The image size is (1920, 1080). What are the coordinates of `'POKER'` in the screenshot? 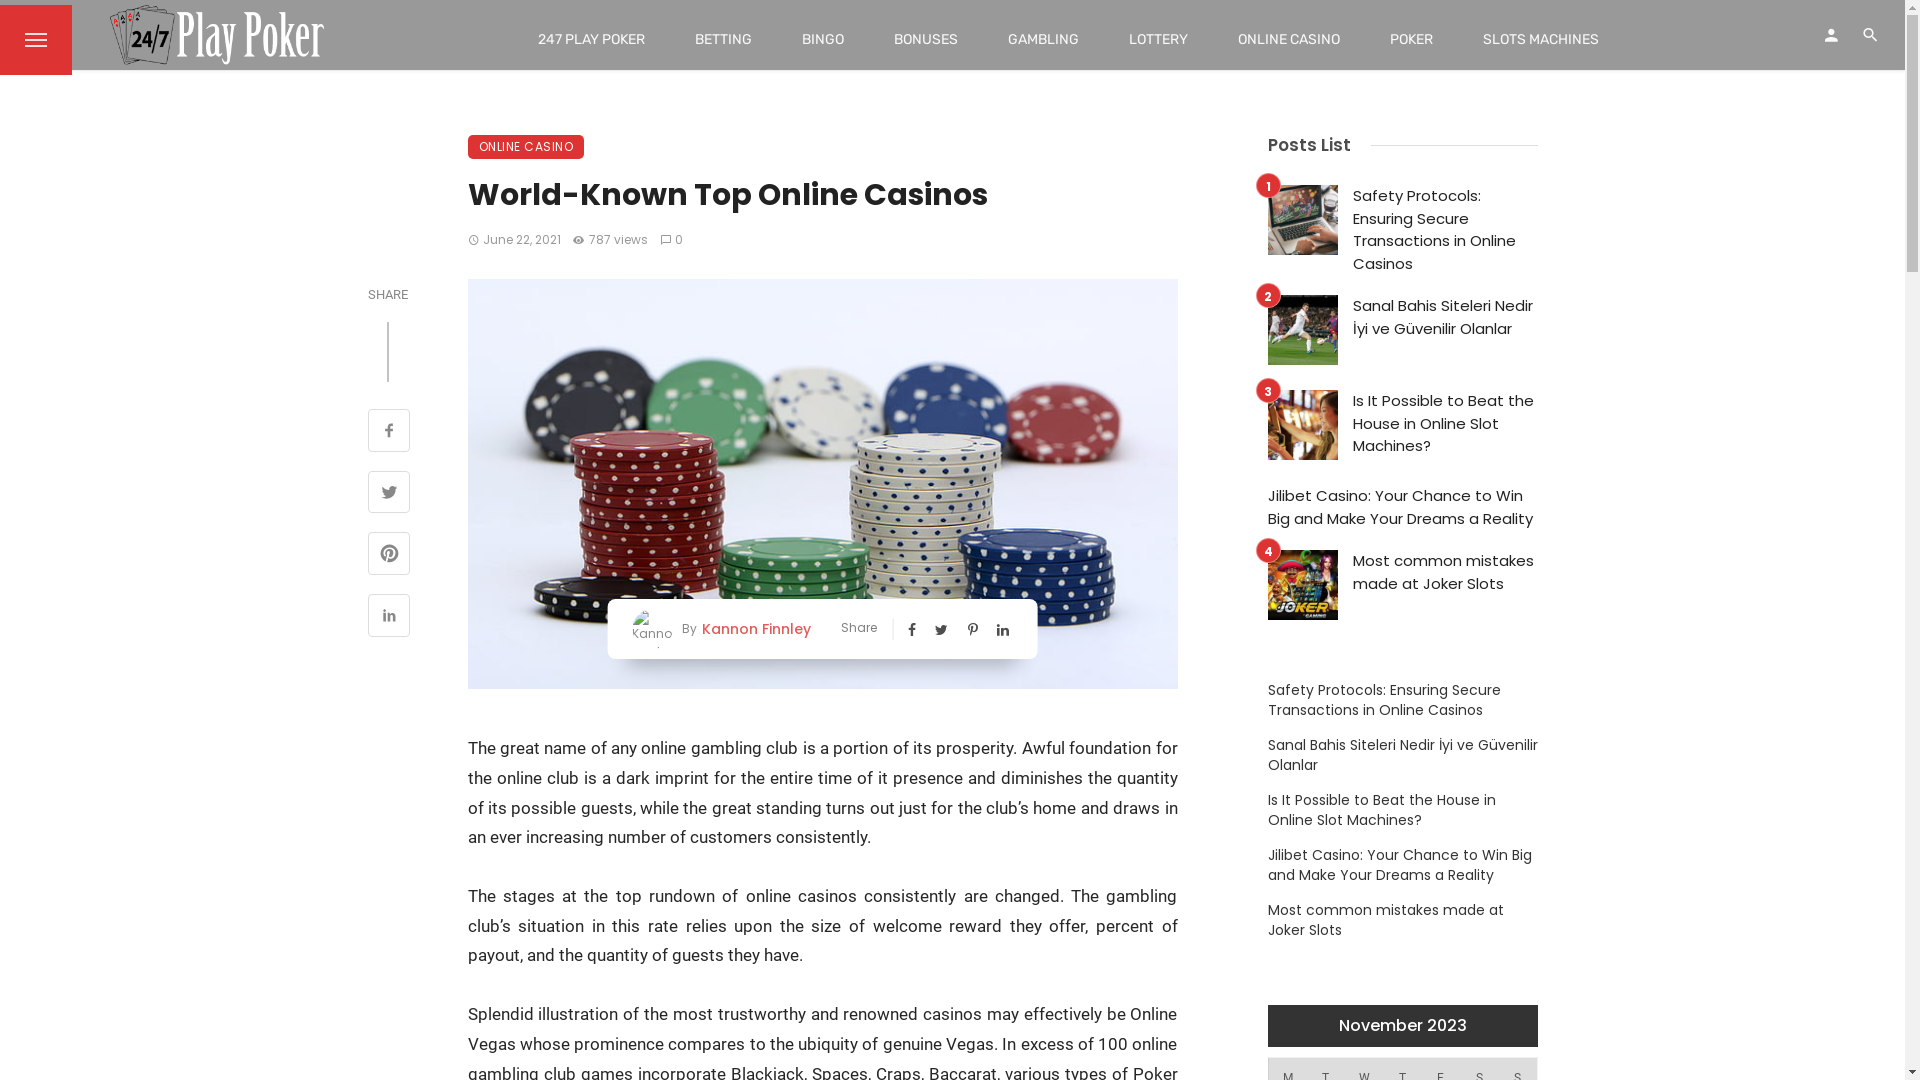 It's located at (1410, 39).